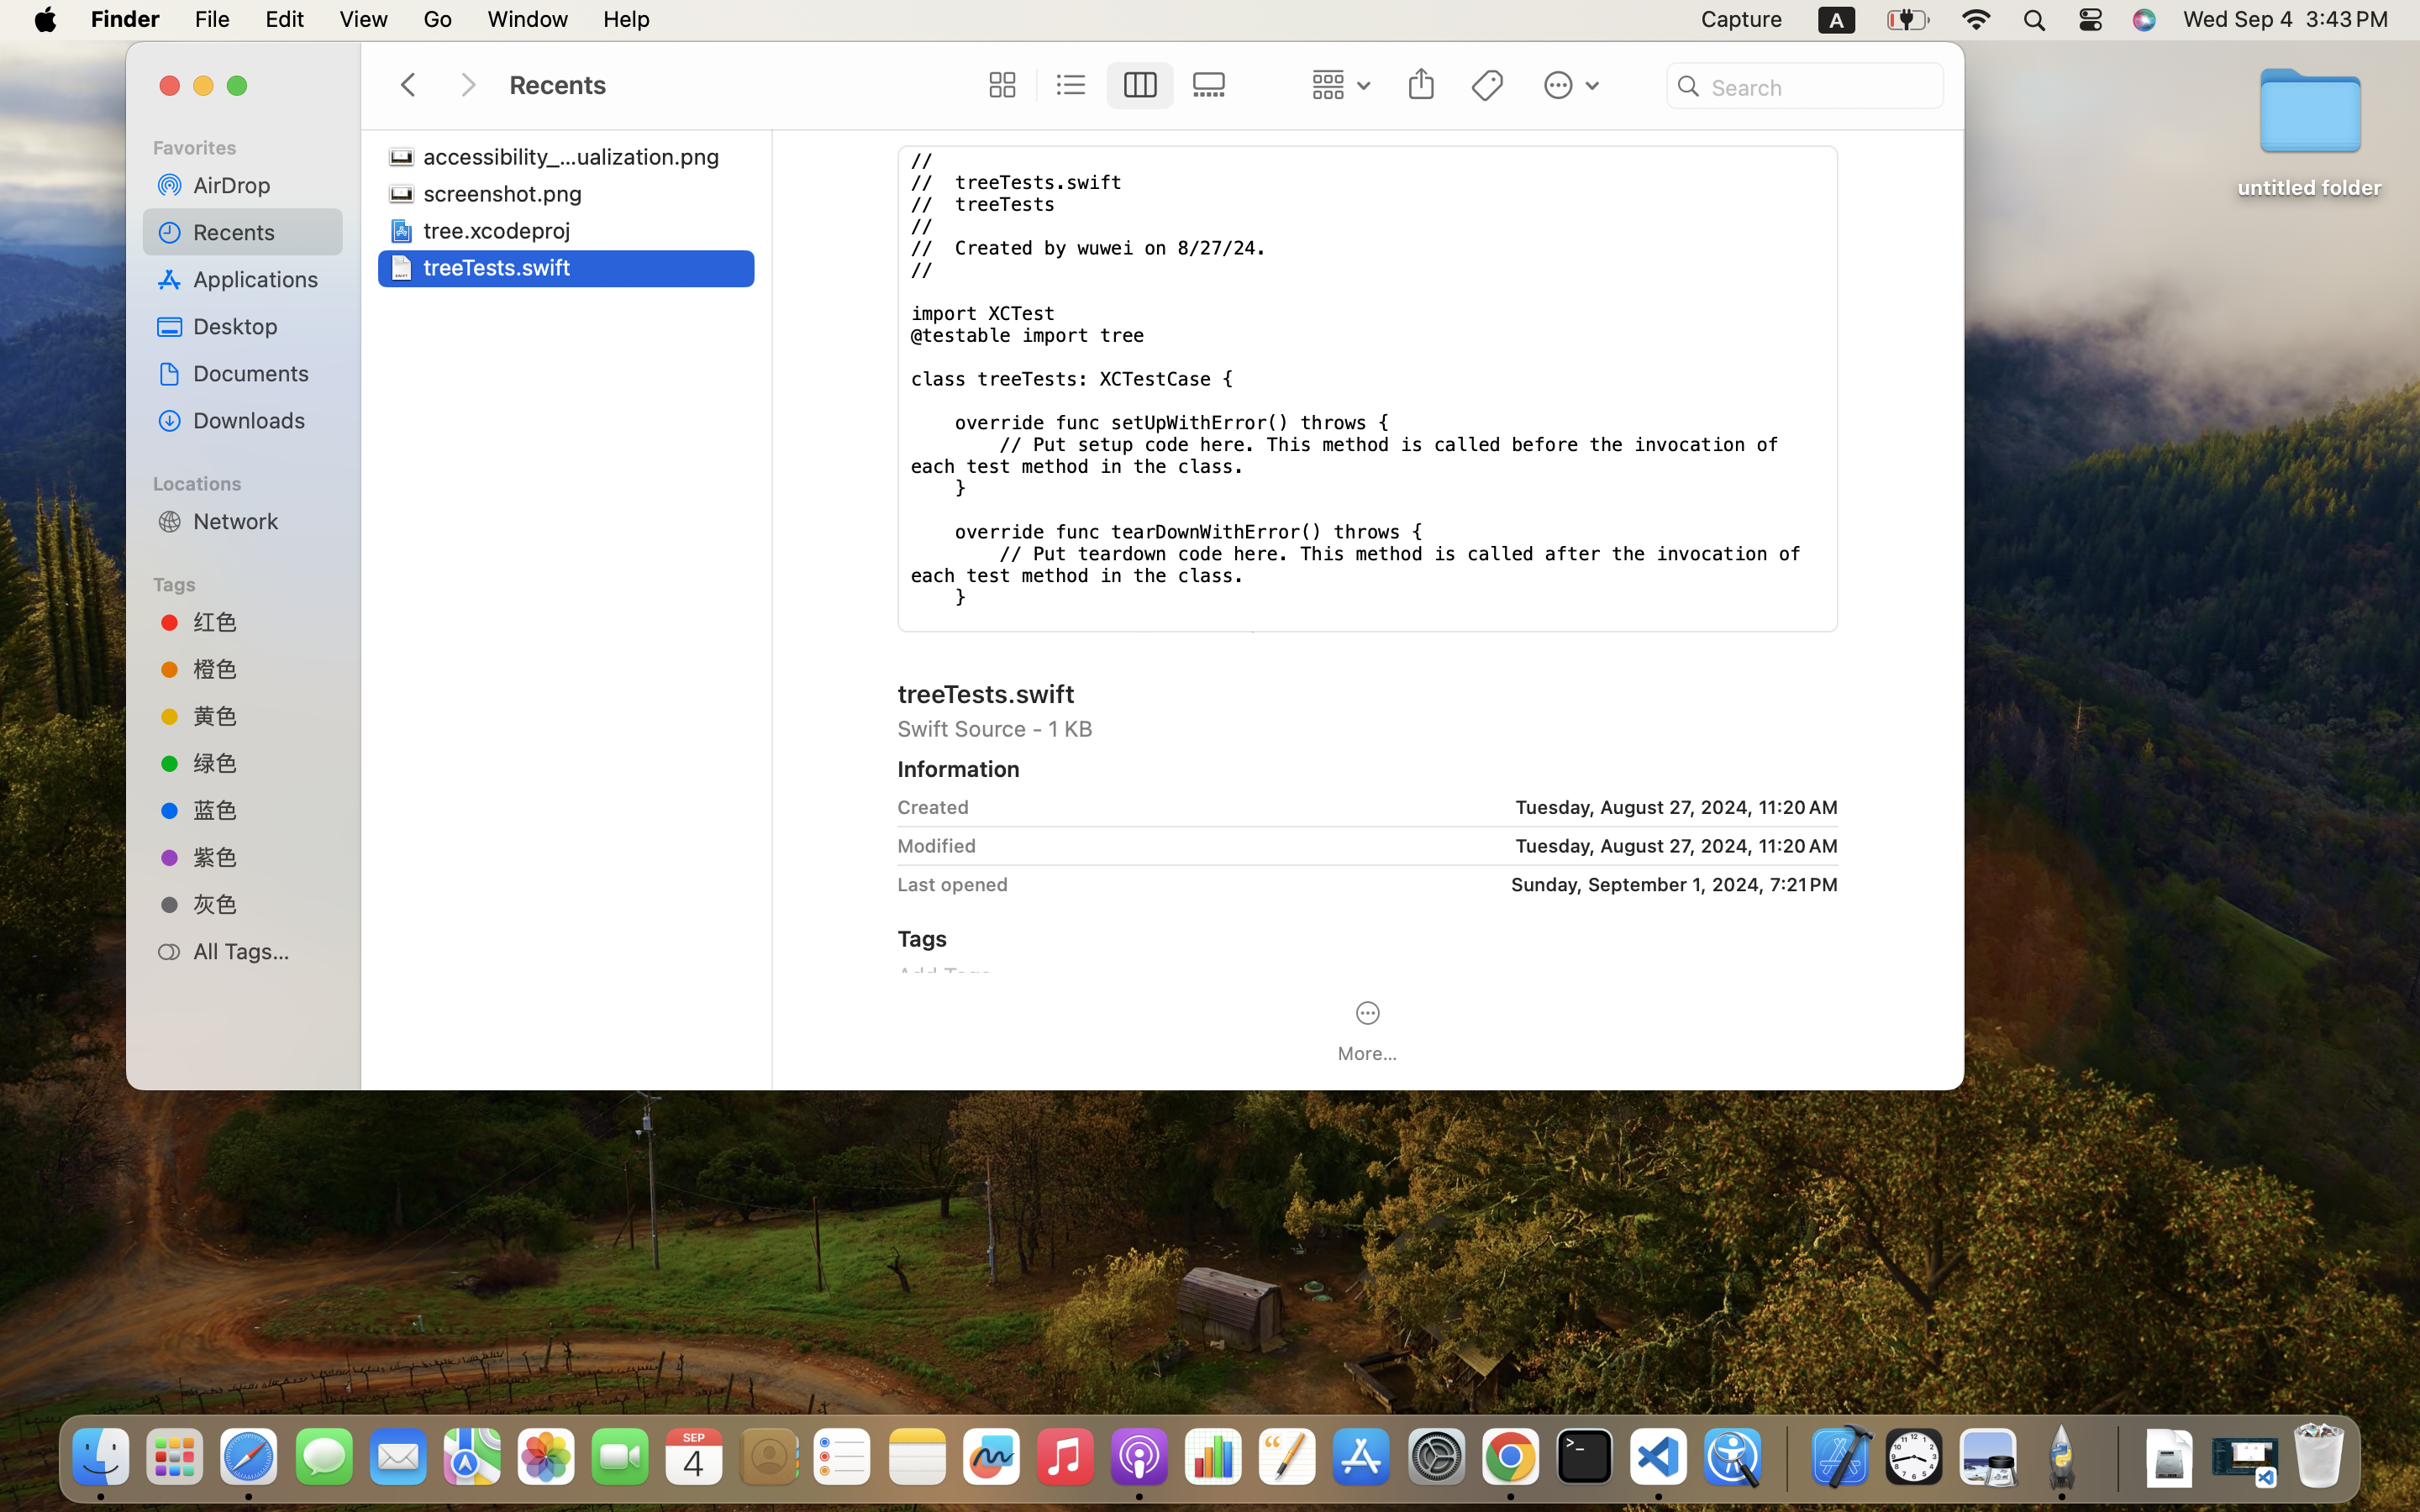  I want to click on 'Documents', so click(260, 373).